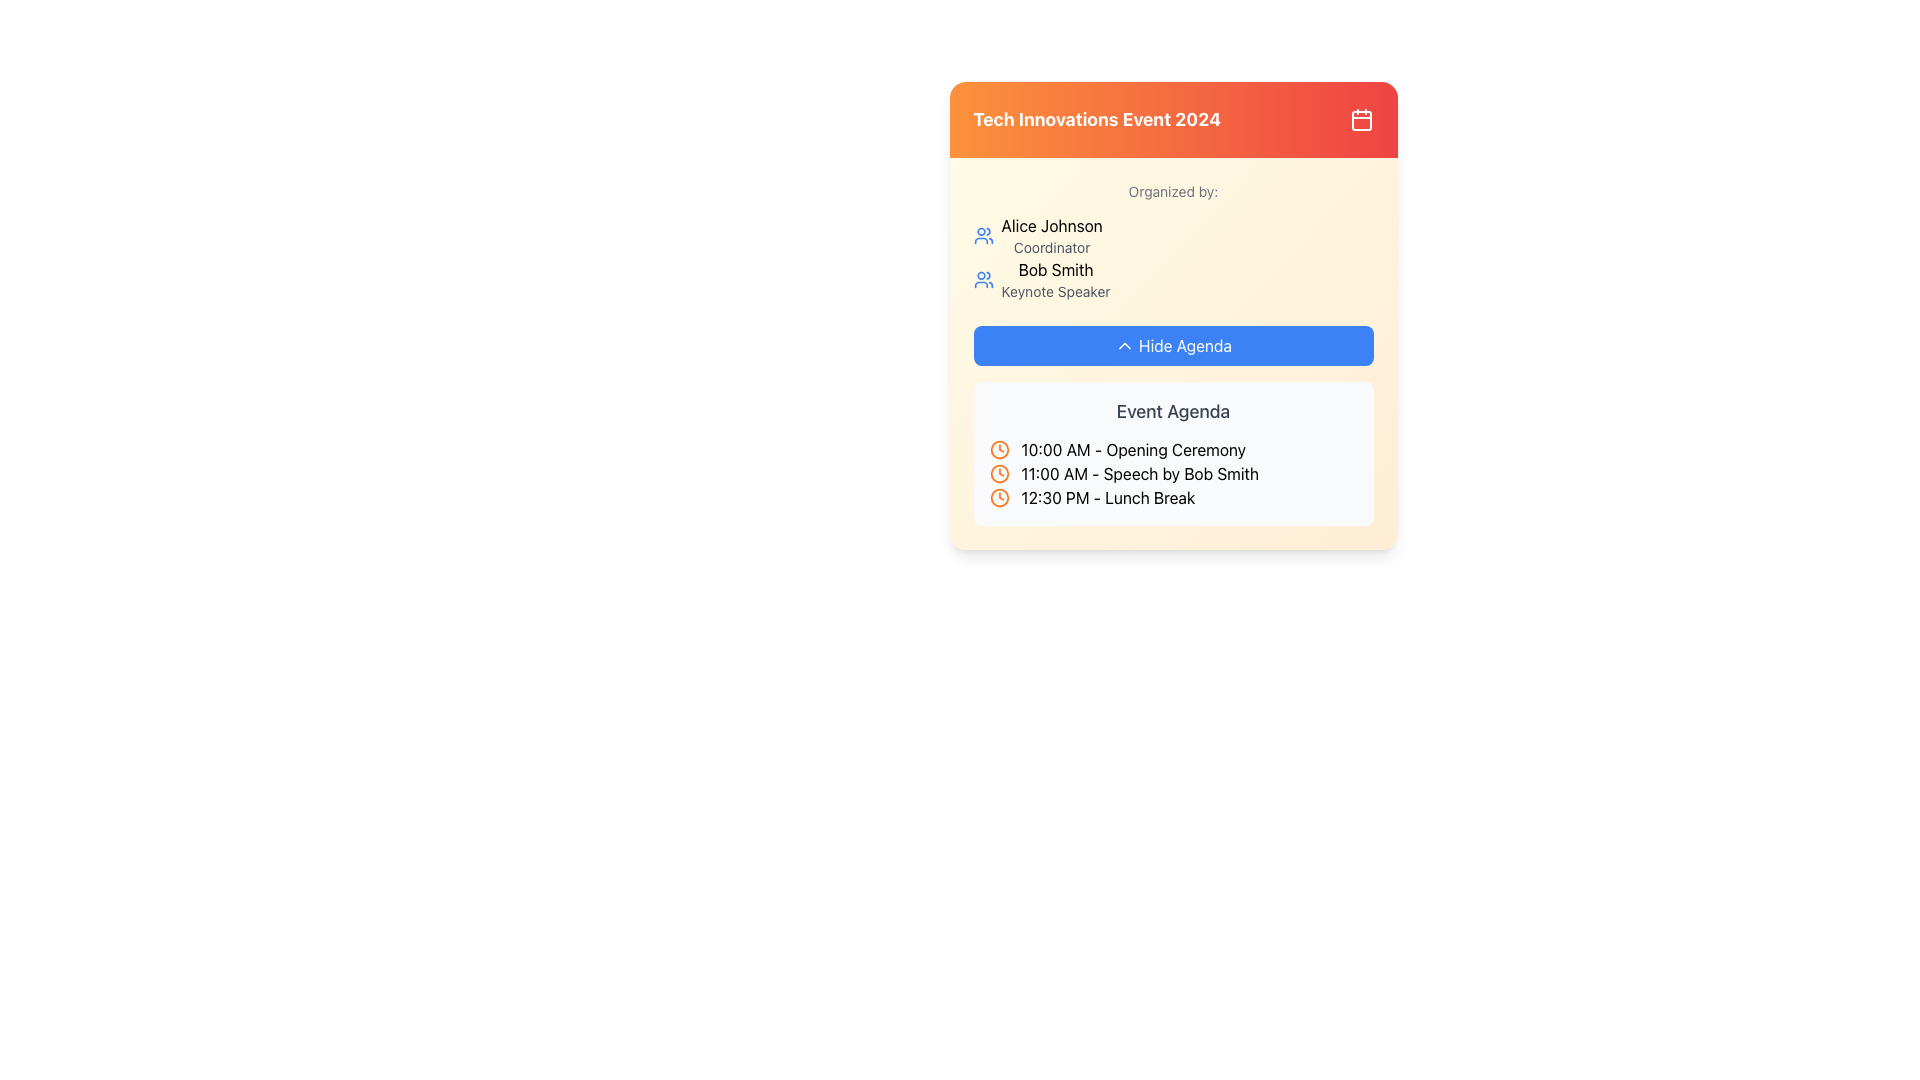 This screenshot has height=1080, width=1920. Describe the element at coordinates (1173, 353) in the screenshot. I see `the 'Hide Agenda' button, which is a bright blue rectangular button with white text, to observe its hover effect` at that location.